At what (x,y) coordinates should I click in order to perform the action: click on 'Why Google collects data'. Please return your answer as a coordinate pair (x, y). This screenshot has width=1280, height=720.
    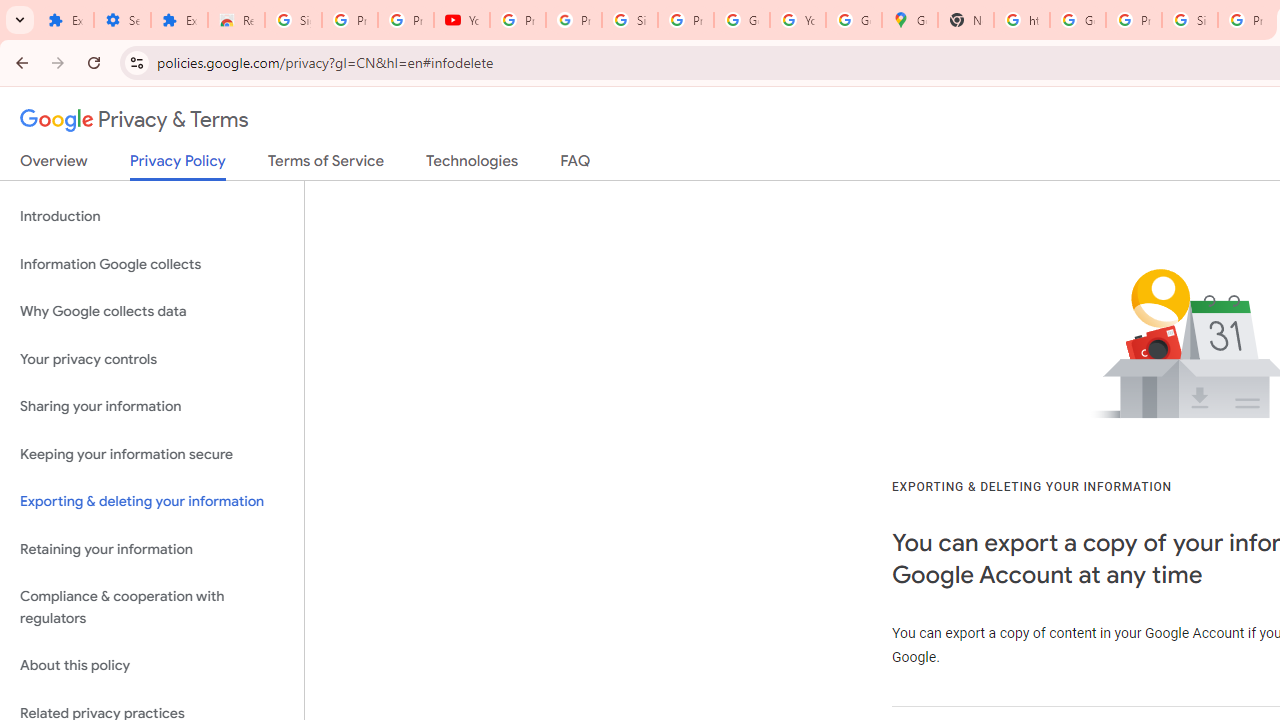
    Looking at the image, I should click on (151, 312).